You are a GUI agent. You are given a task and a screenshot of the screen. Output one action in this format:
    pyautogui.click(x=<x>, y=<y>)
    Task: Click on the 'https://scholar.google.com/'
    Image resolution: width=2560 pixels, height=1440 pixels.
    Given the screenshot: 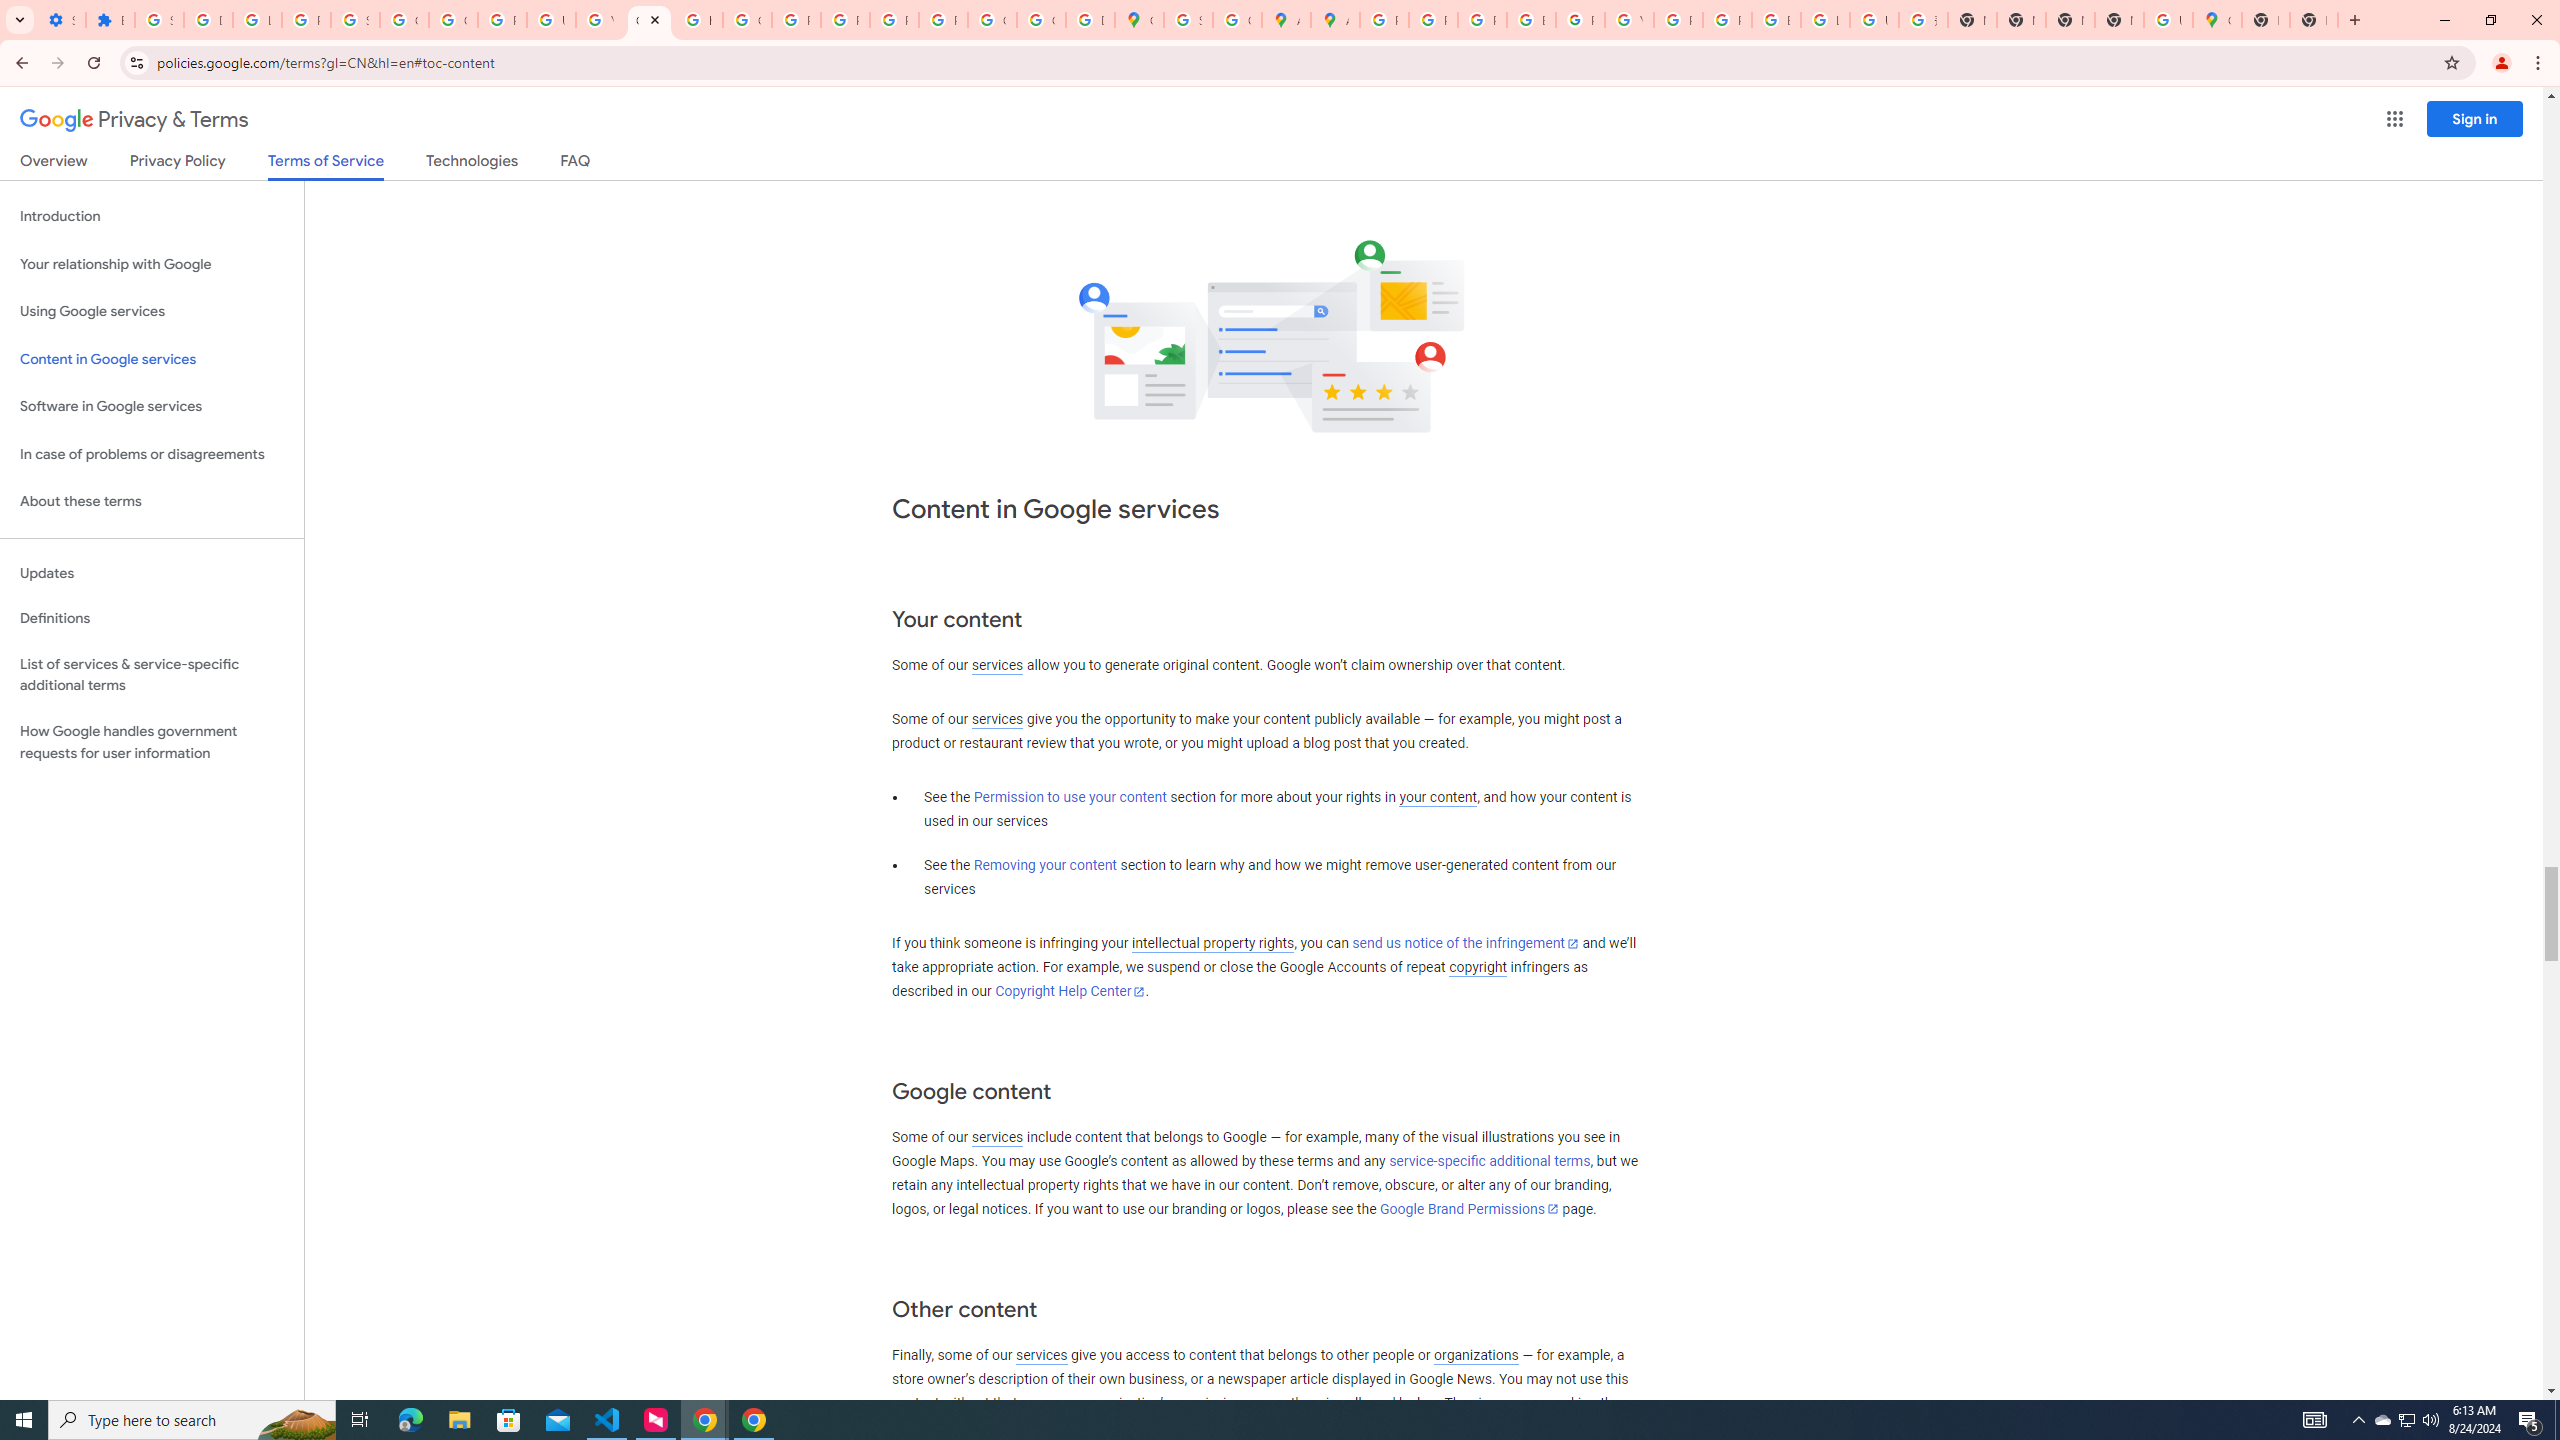 What is the action you would take?
    pyautogui.click(x=697, y=19)
    